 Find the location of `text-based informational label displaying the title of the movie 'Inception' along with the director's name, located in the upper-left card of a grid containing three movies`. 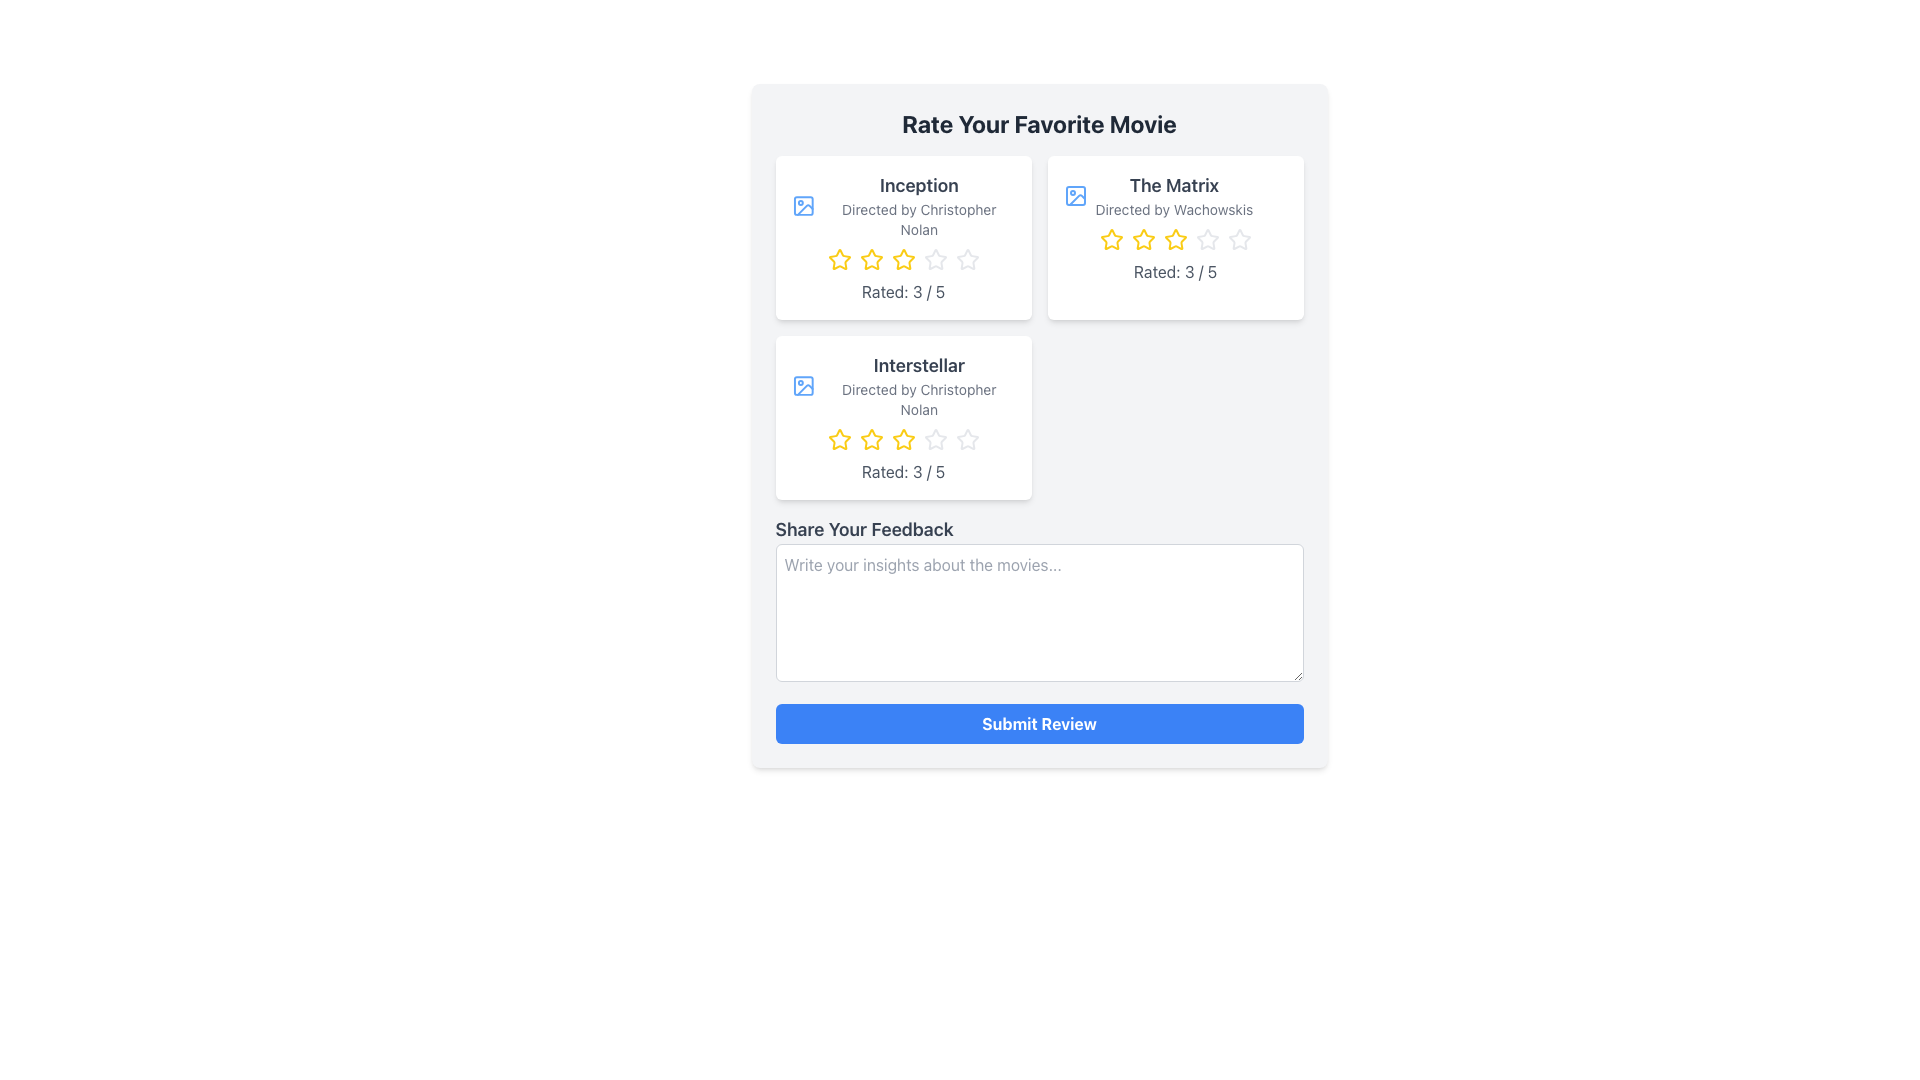

text-based informational label displaying the title of the movie 'Inception' along with the director's name, located in the upper-left card of a grid containing three movies is located at coordinates (918, 205).